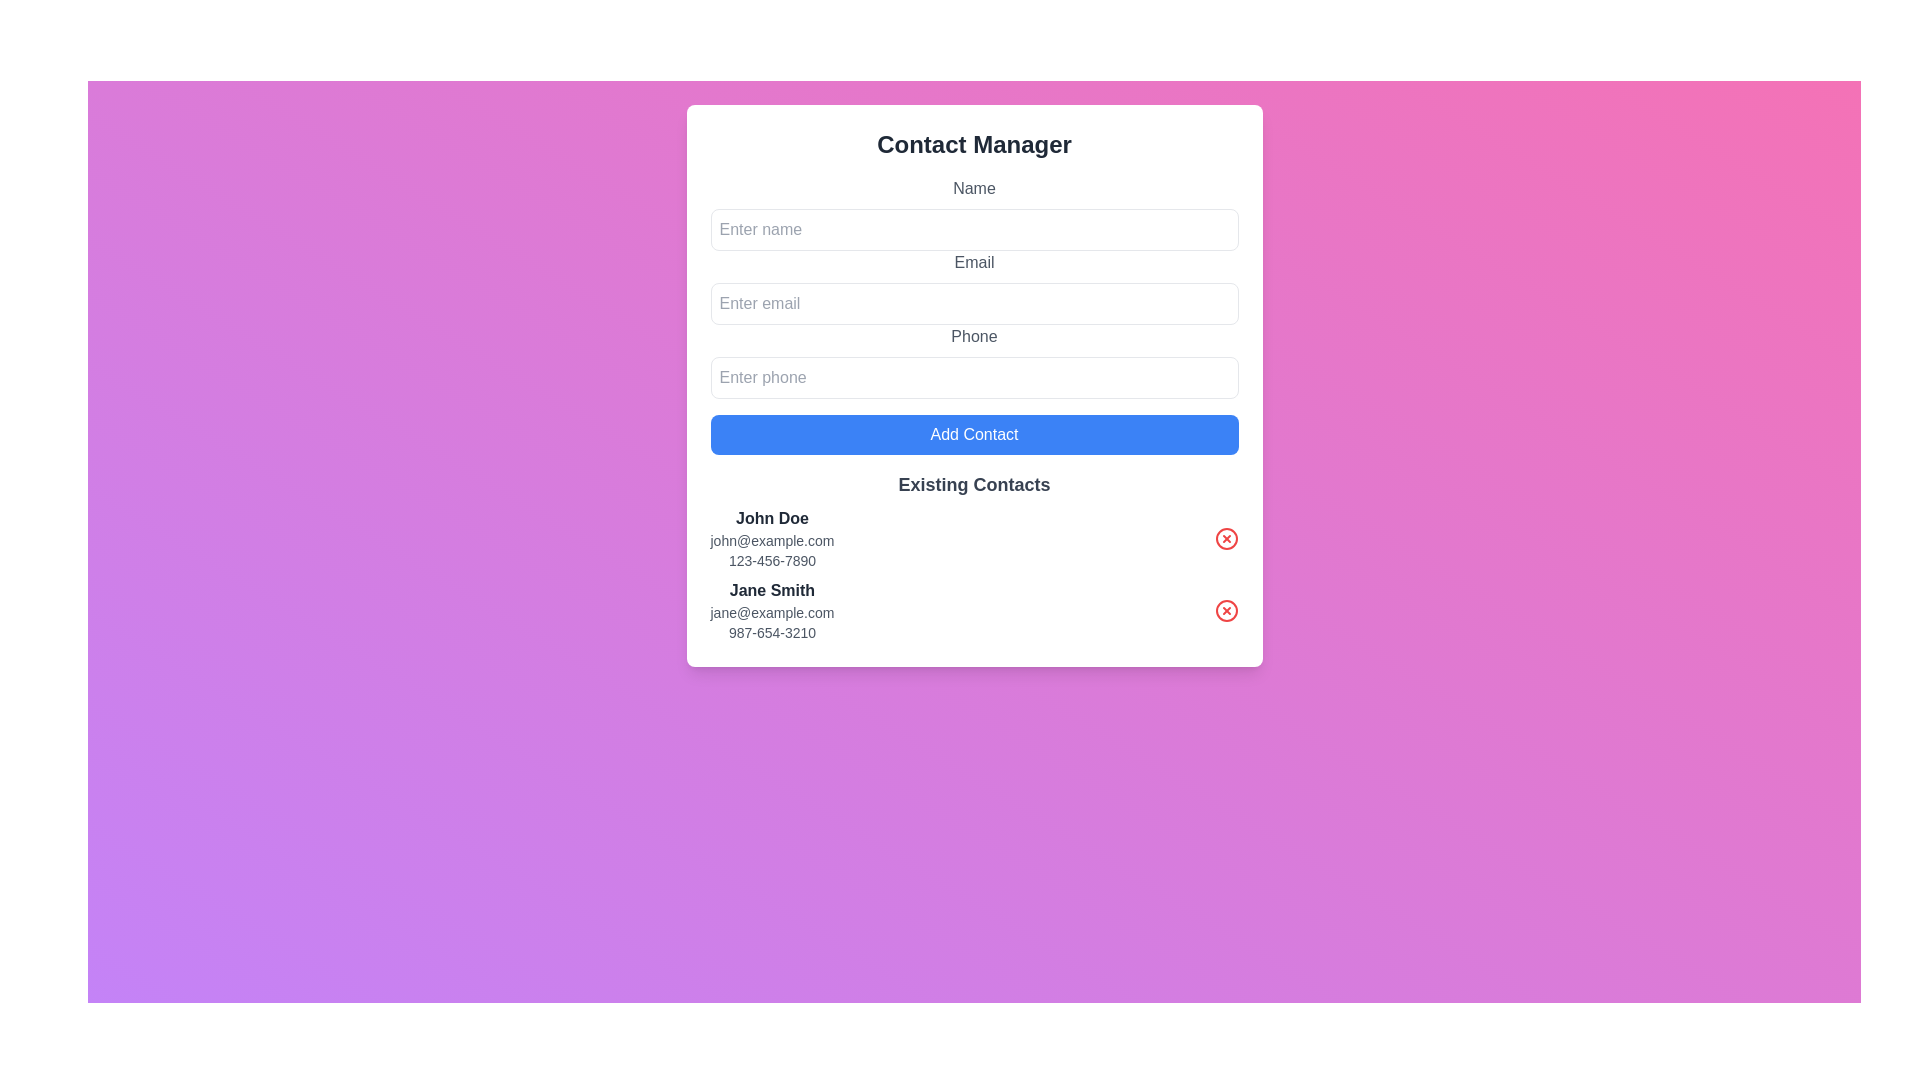 Image resolution: width=1920 pixels, height=1080 pixels. Describe the element at coordinates (974, 144) in the screenshot. I see `text of the header label indicating the section for managing contacts, which is positioned at the top of the interface above input fields and buttons` at that location.